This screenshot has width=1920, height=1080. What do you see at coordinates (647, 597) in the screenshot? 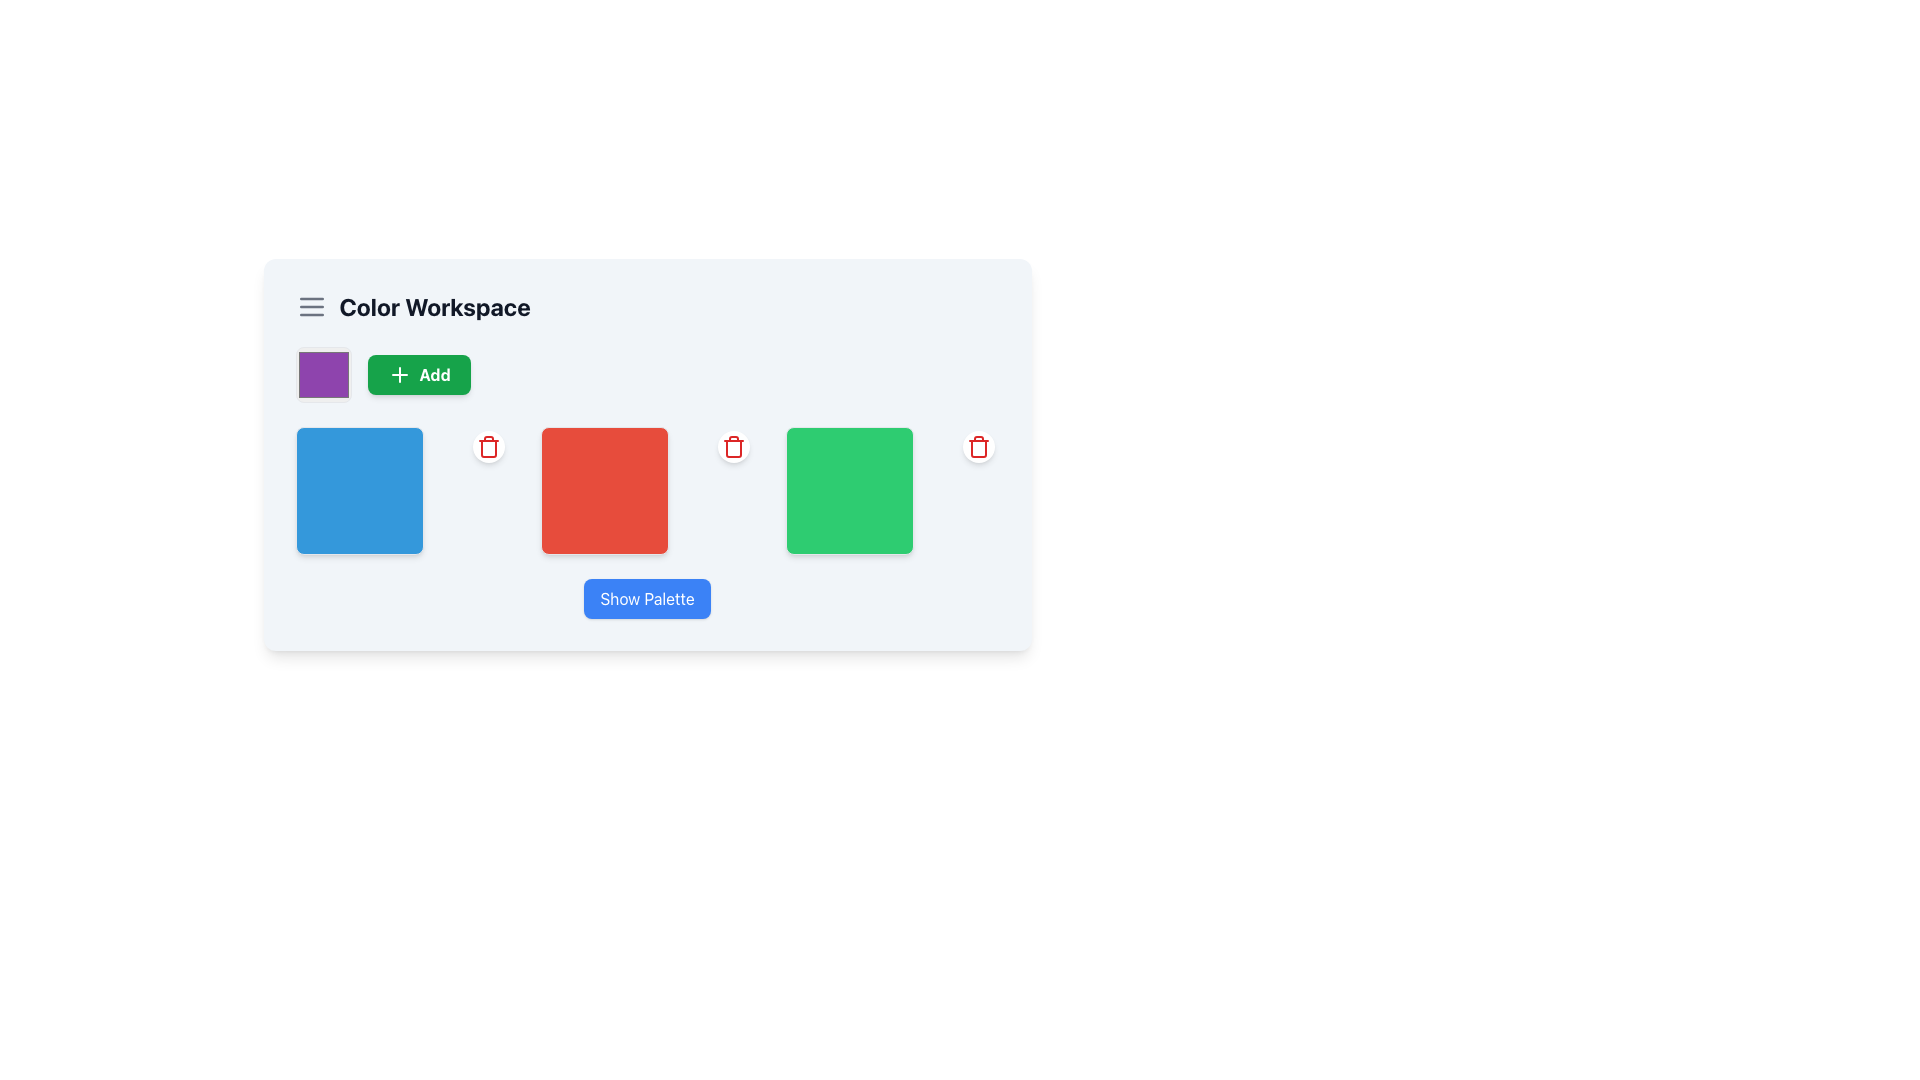
I see `the color options button located at the bottom-middle area of the interface` at bounding box center [647, 597].